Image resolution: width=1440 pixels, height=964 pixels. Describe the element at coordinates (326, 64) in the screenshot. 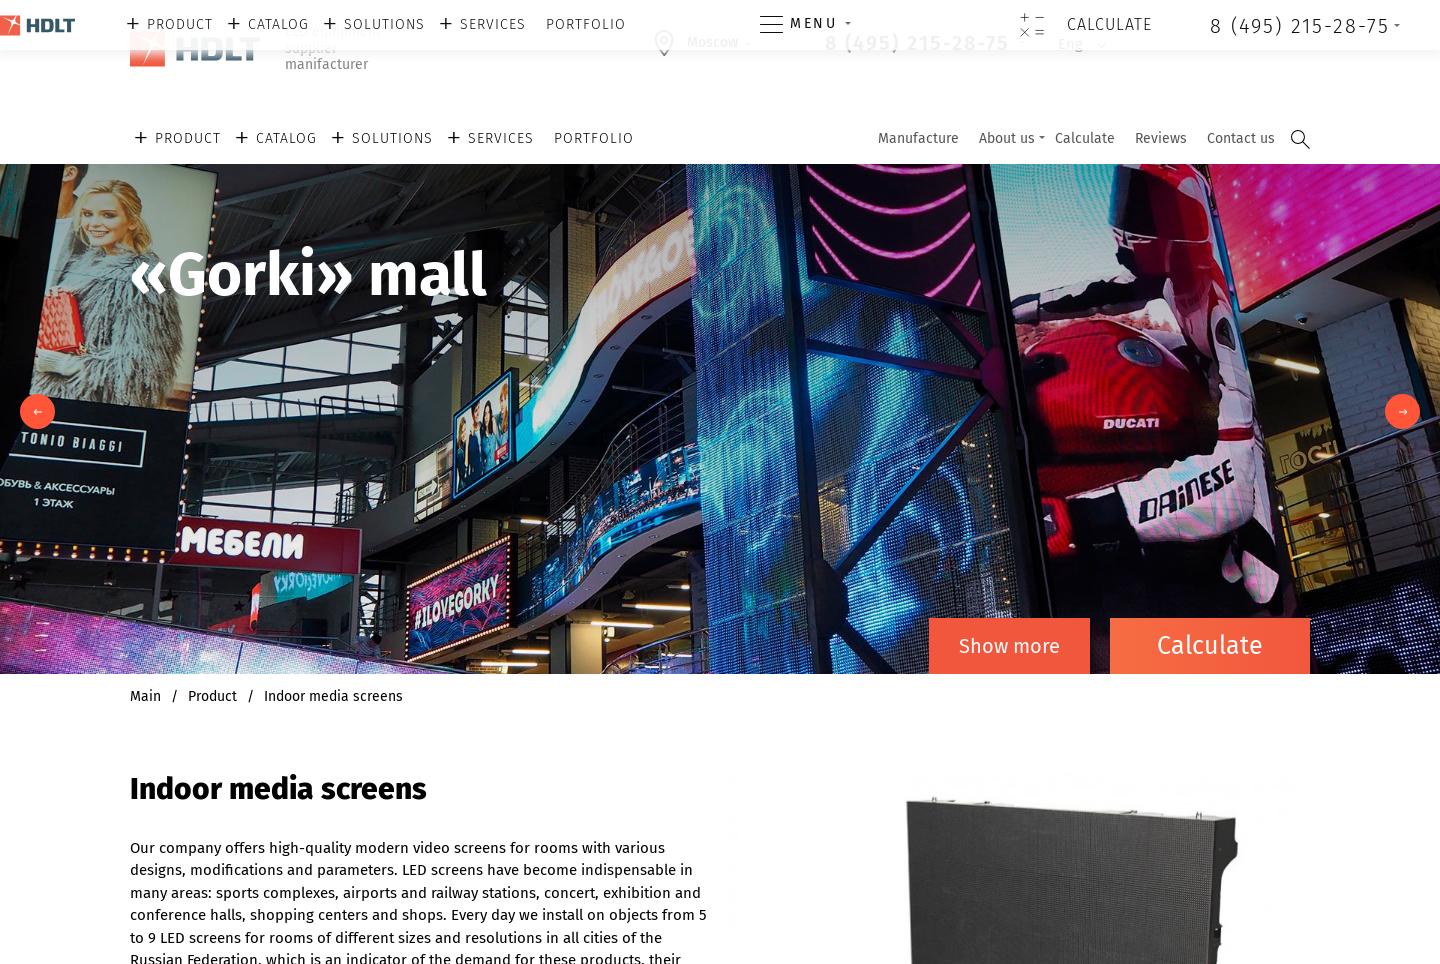

I see `'manifacturer'` at that location.